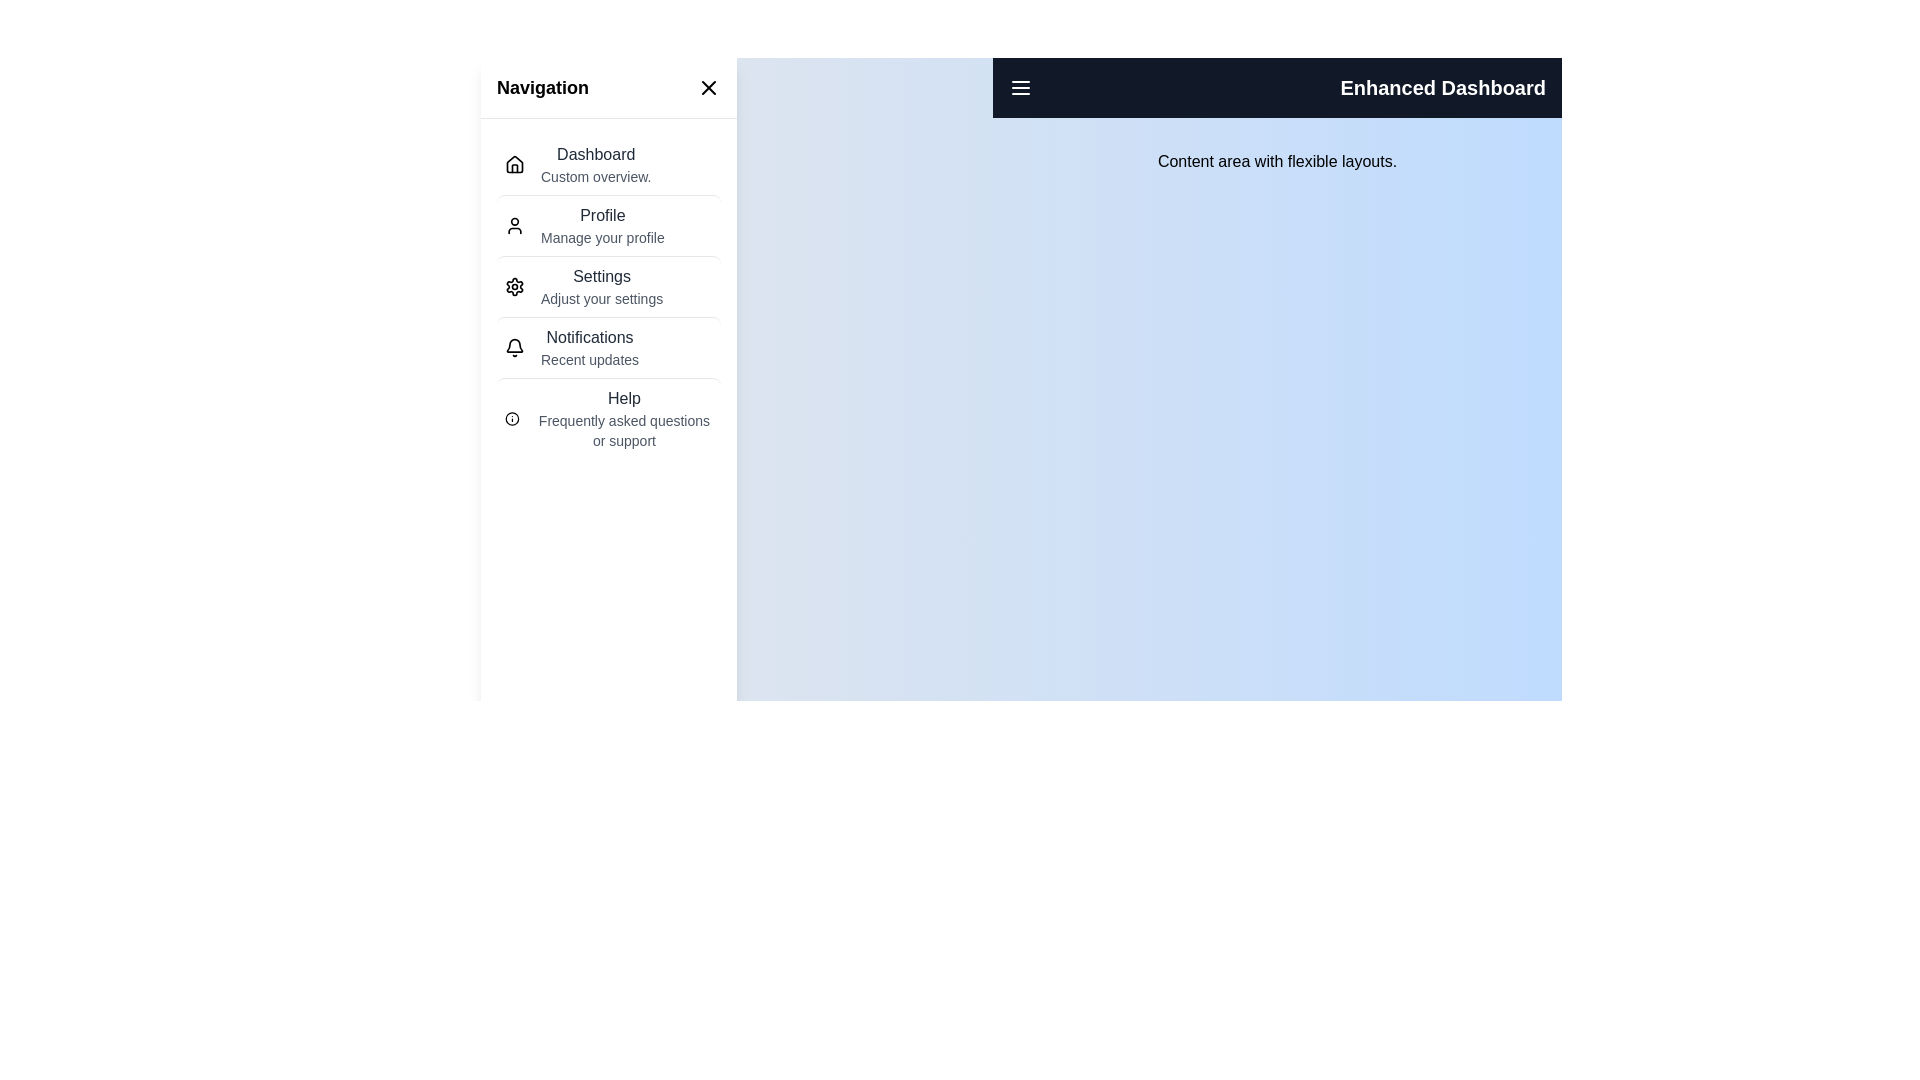 This screenshot has width=1920, height=1080. What do you see at coordinates (601, 299) in the screenshot?
I see `the text label displaying 'Adjust your settings' in small gray font, which is positioned directly underneath the 'Settings' title in the sidebar navigation menu` at bounding box center [601, 299].